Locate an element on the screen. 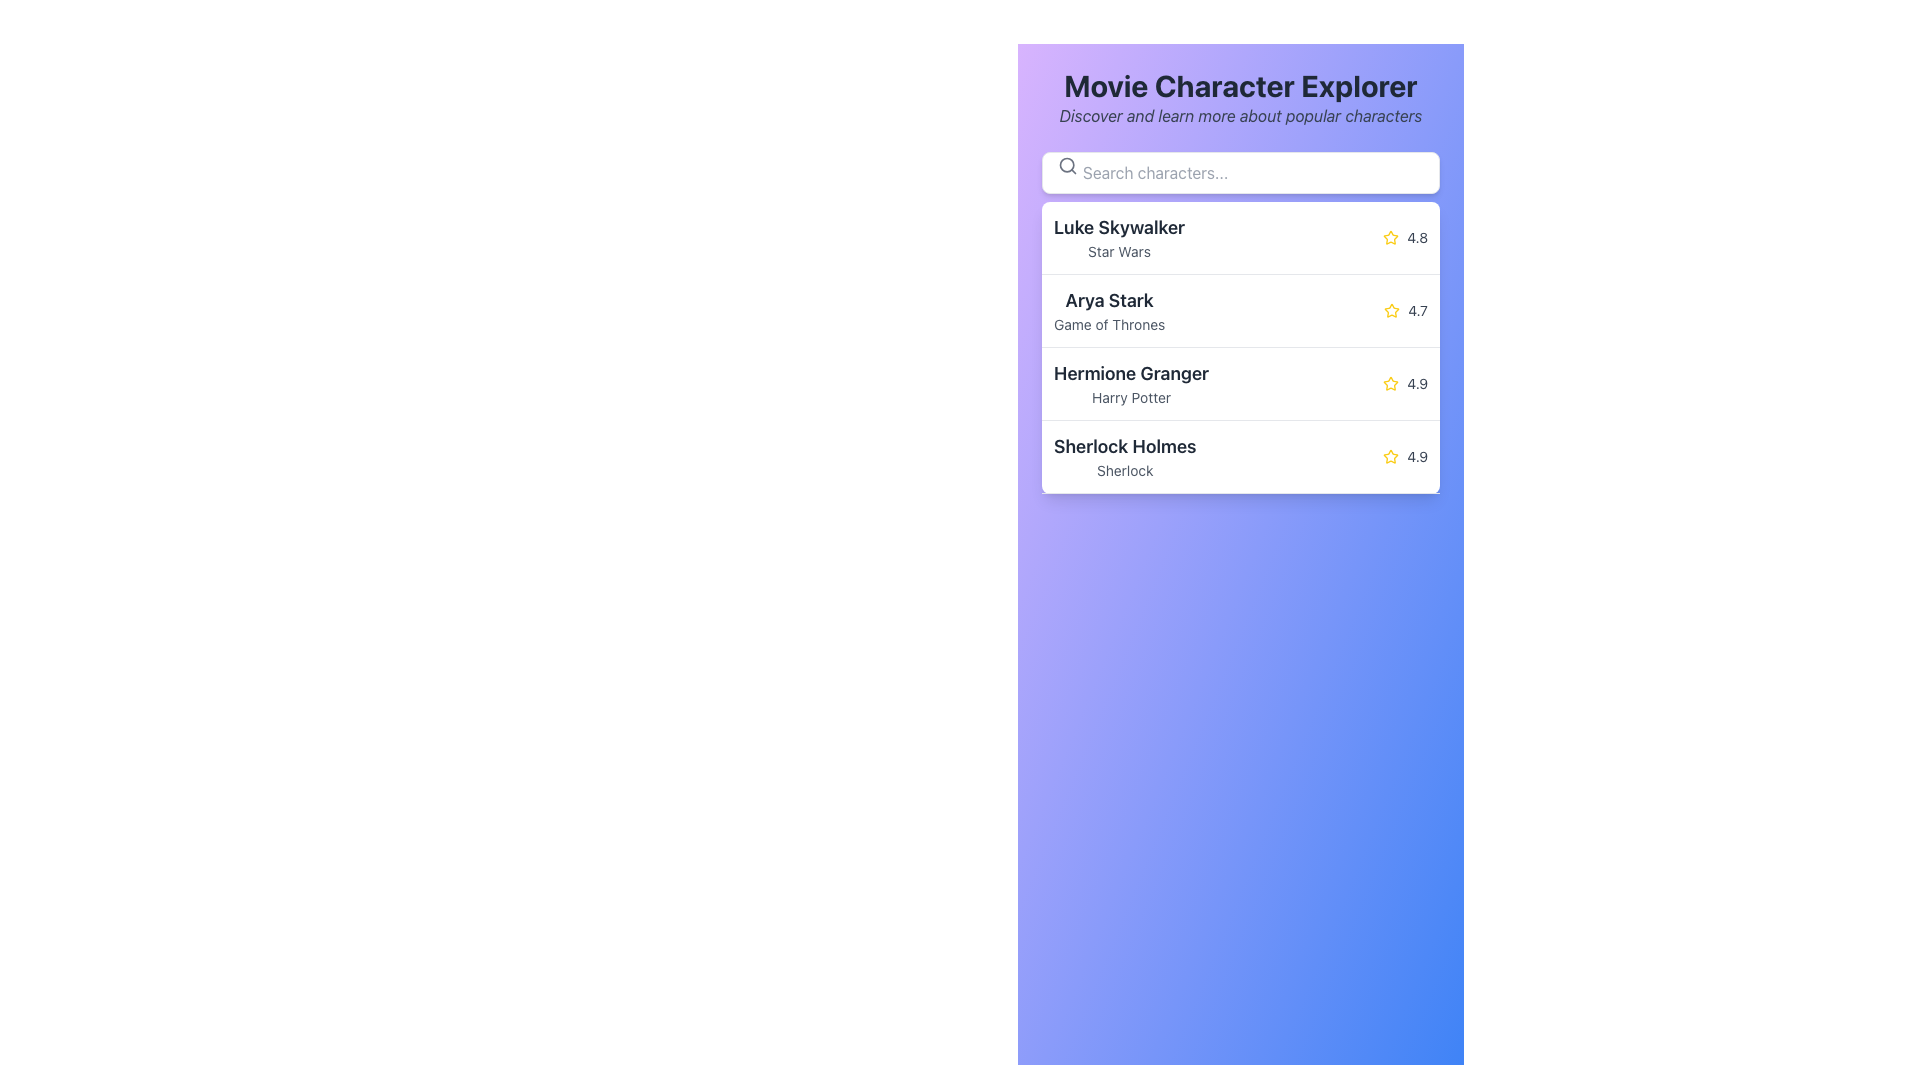 Image resolution: width=1920 pixels, height=1080 pixels. the list item representing 'Arya Stark' from 'Game of Thrones' is located at coordinates (1240, 311).